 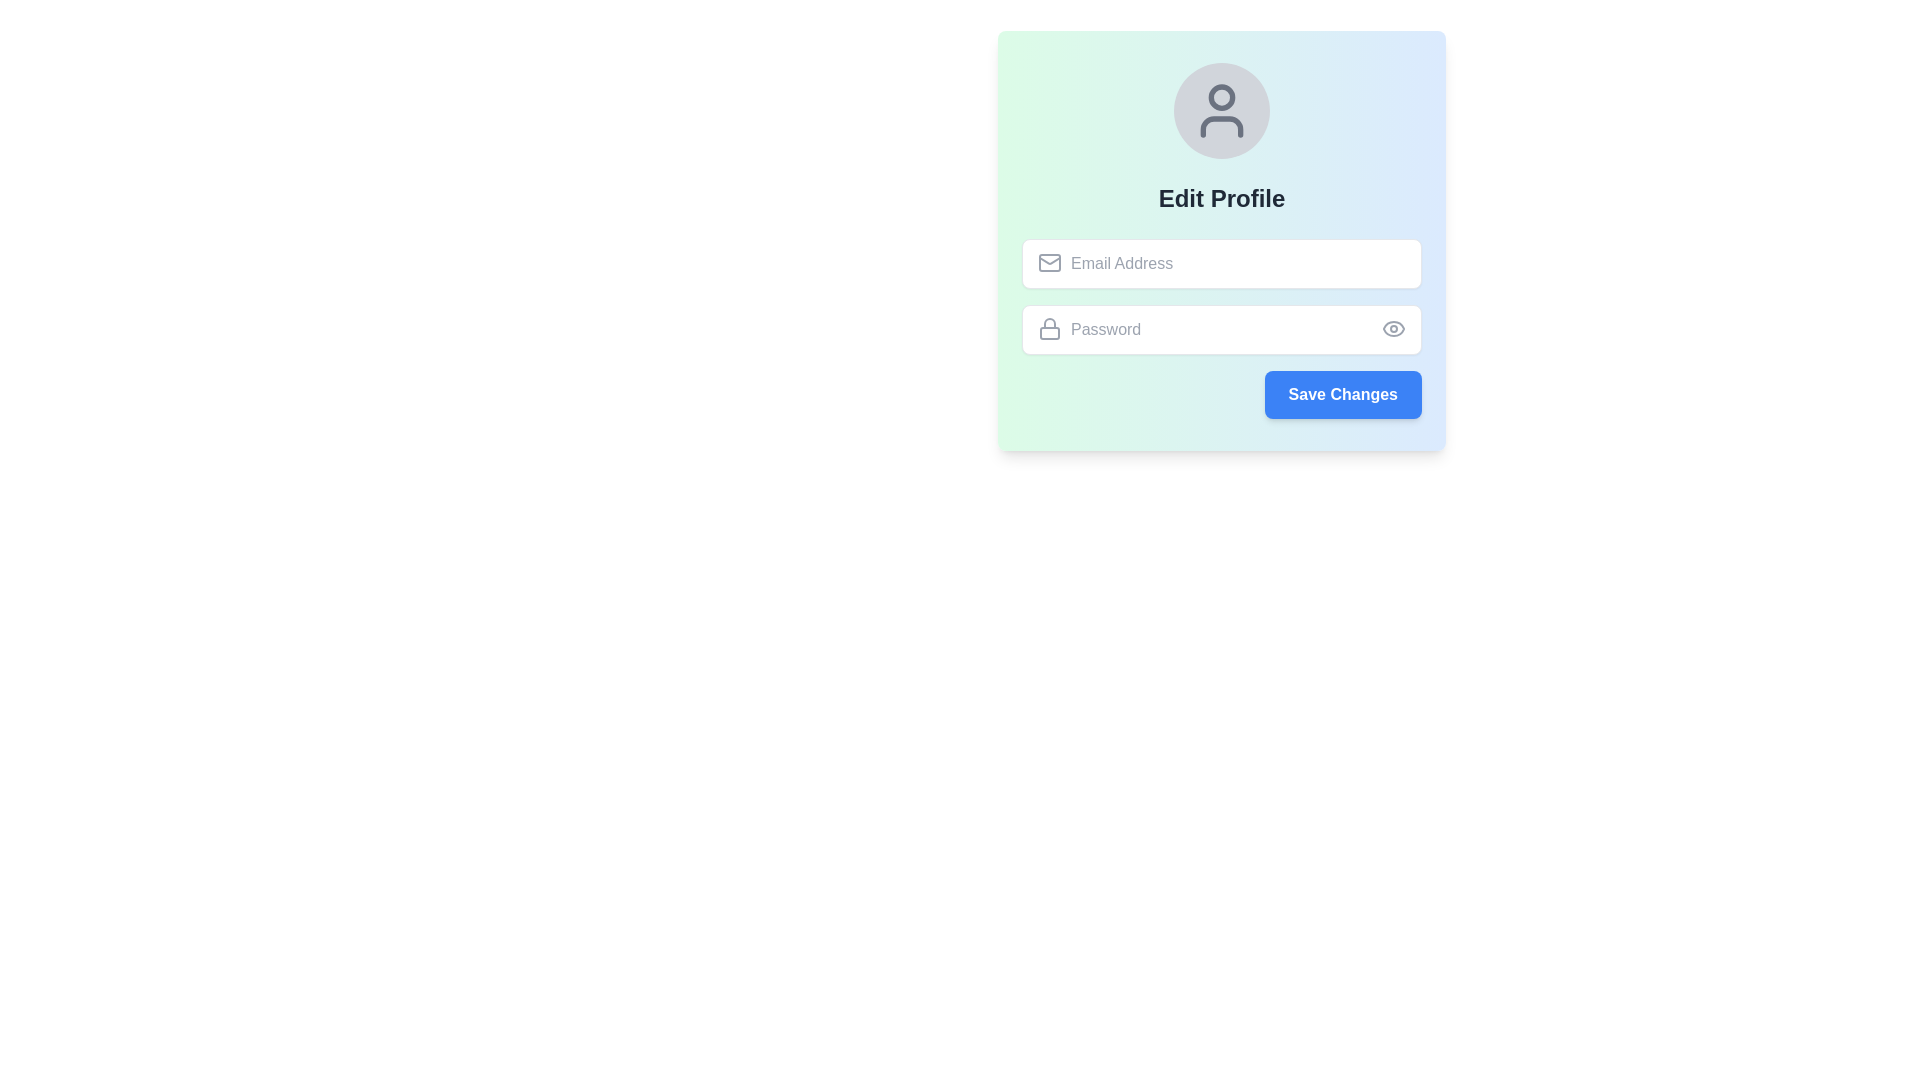 I want to click on new content into the Profile Picture Placeholder, which is a circular UI element with a light gray background and a user silhouette icon, located at the top of the interface panel above the 'Edit Profile' text, so click(x=1221, y=111).